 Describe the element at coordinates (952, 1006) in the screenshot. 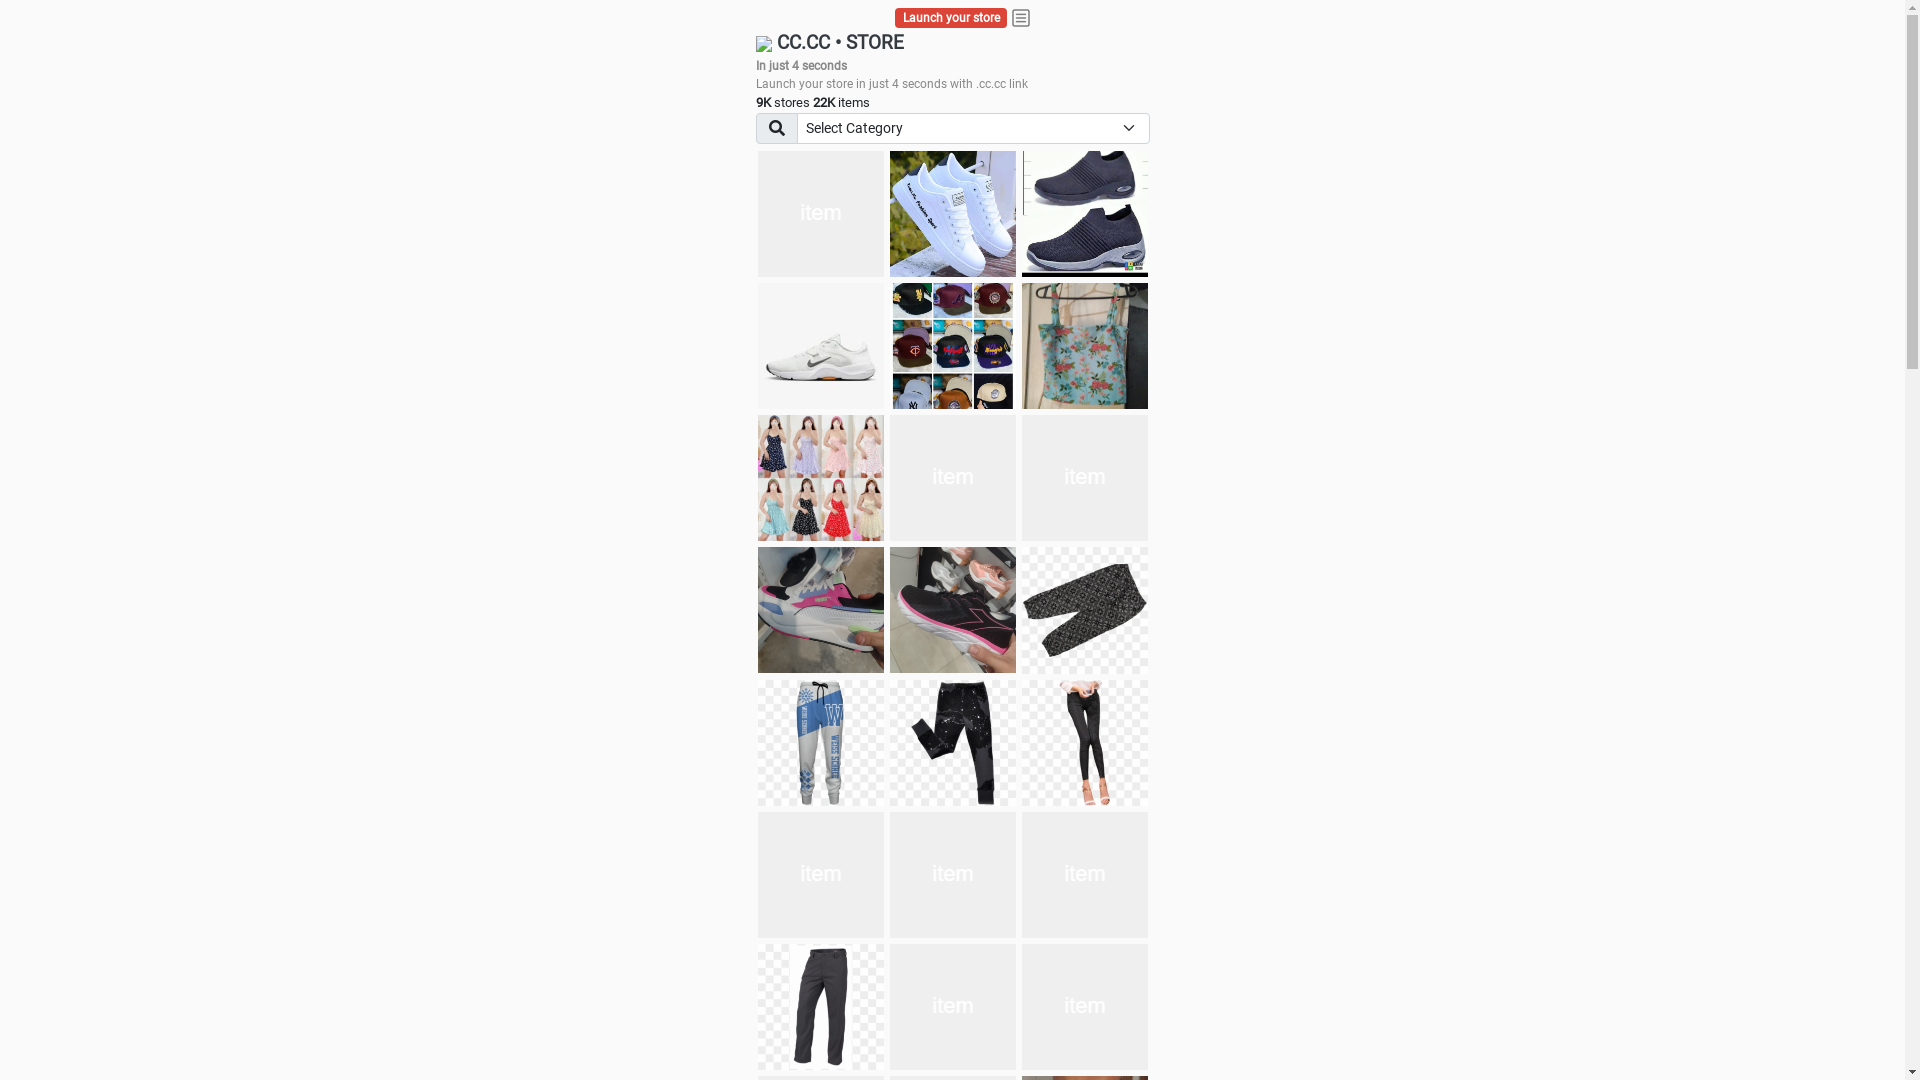

I see `'Pant'` at that location.